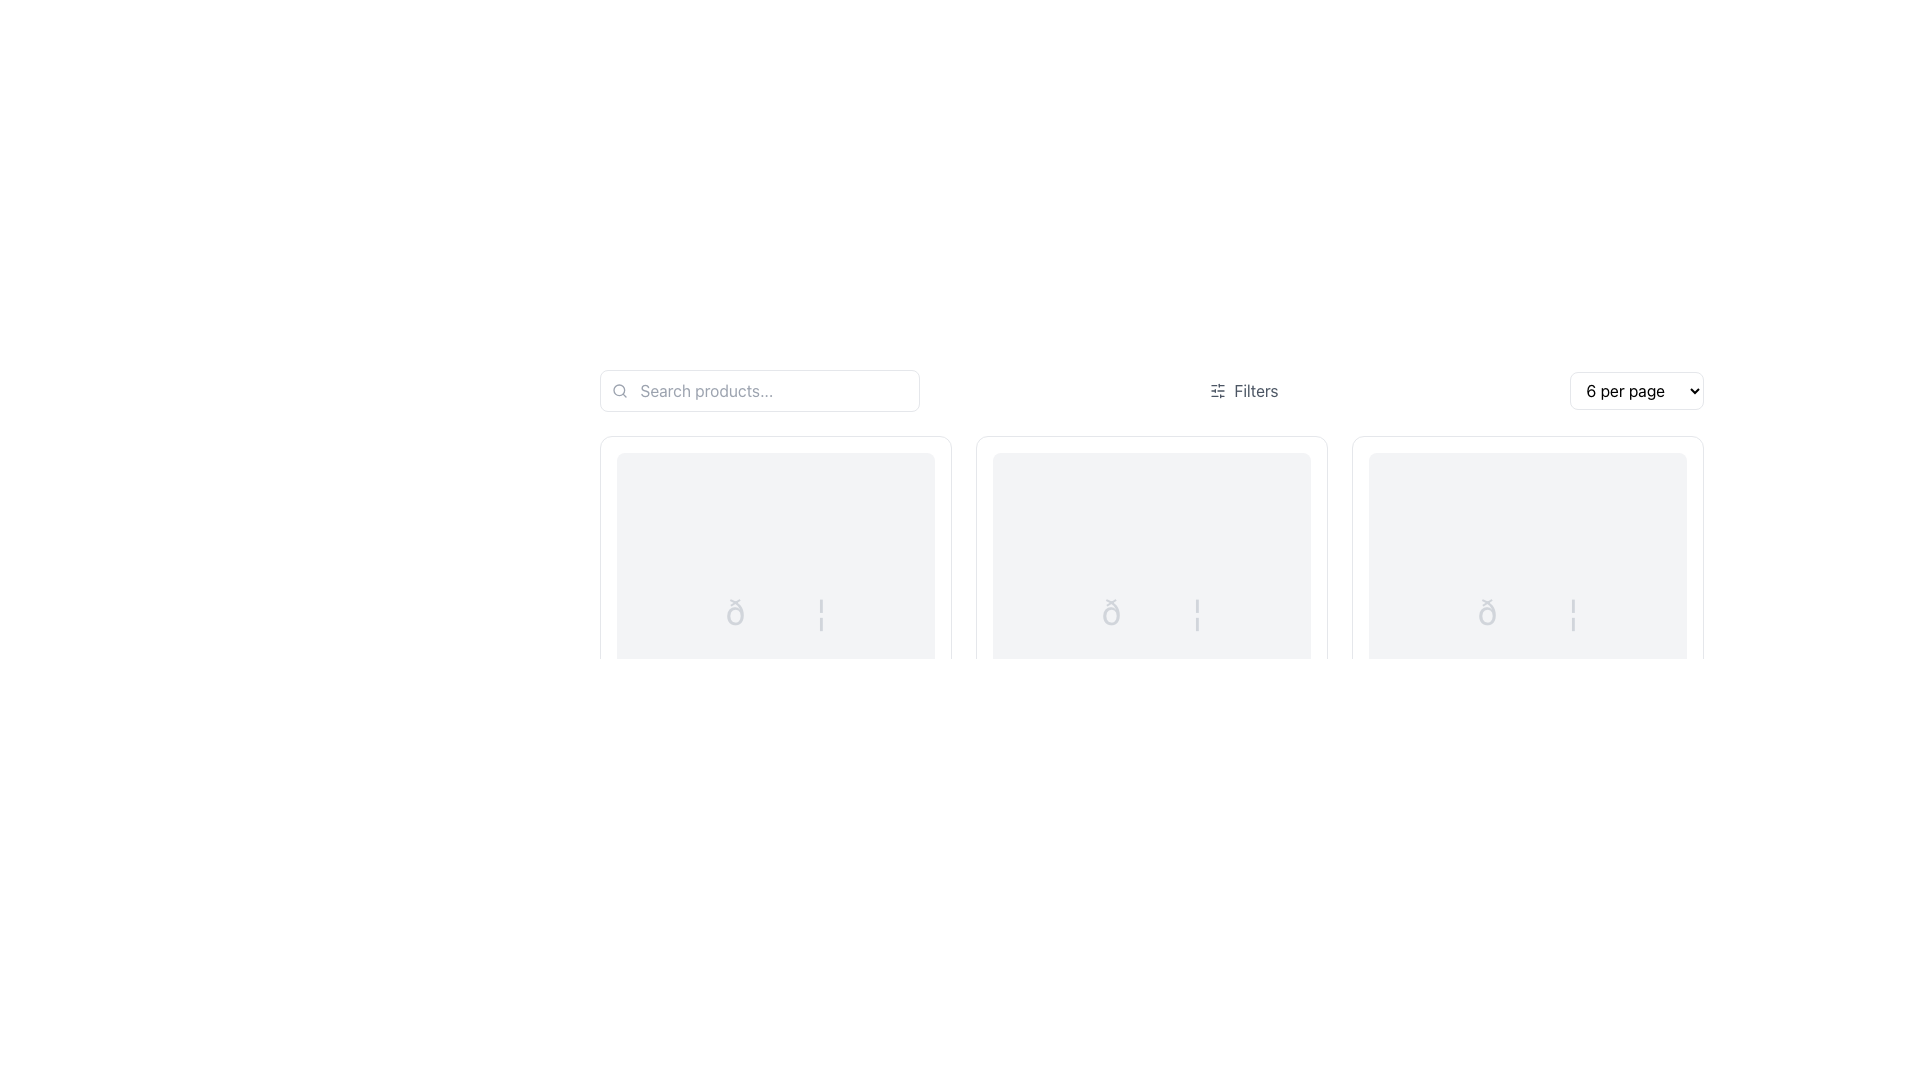 The width and height of the screenshot is (1920, 1080). Describe the element at coordinates (1526, 650) in the screenshot. I see `the clickable card component displaying 'Product 3' with a price of '$54' in the rightmost column of the product list grid` at that location.